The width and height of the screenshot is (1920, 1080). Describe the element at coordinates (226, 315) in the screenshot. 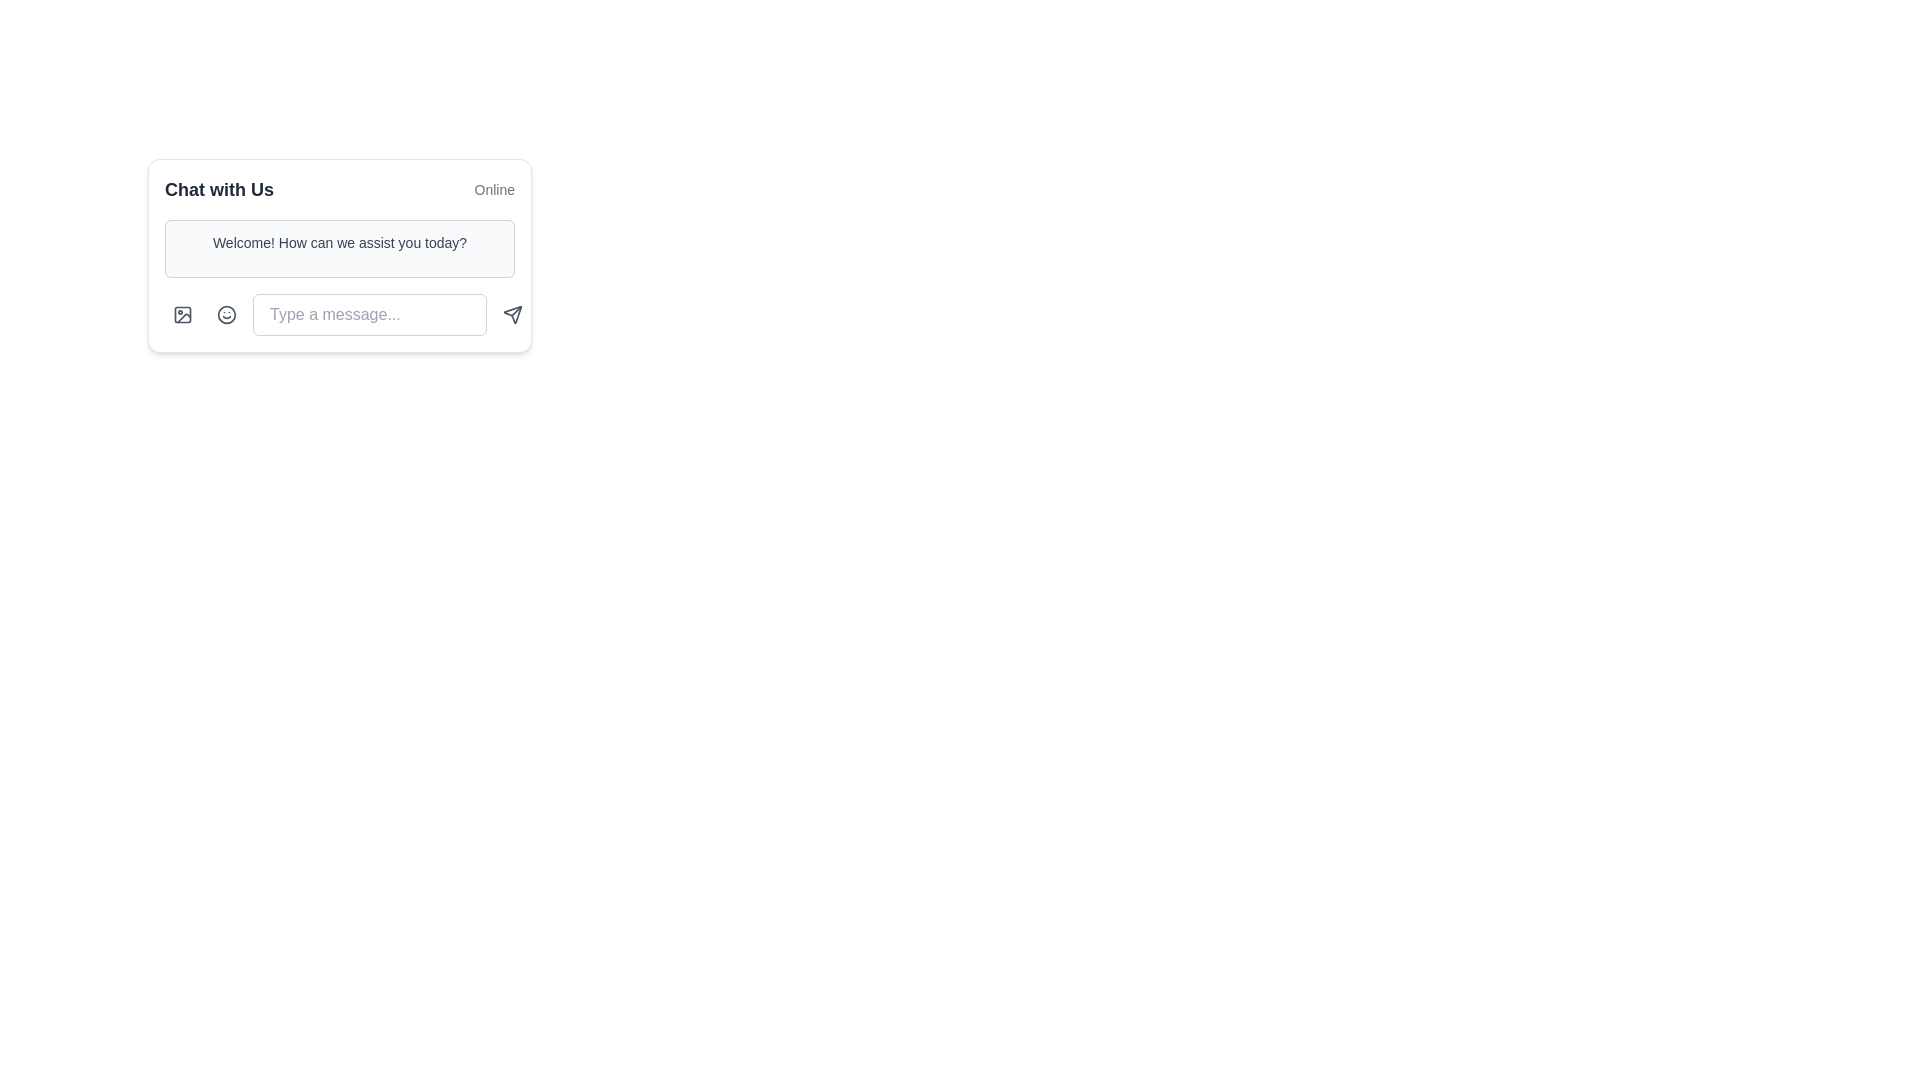

I see `the circular smiley face icon located inside the chat input bar` at that location.